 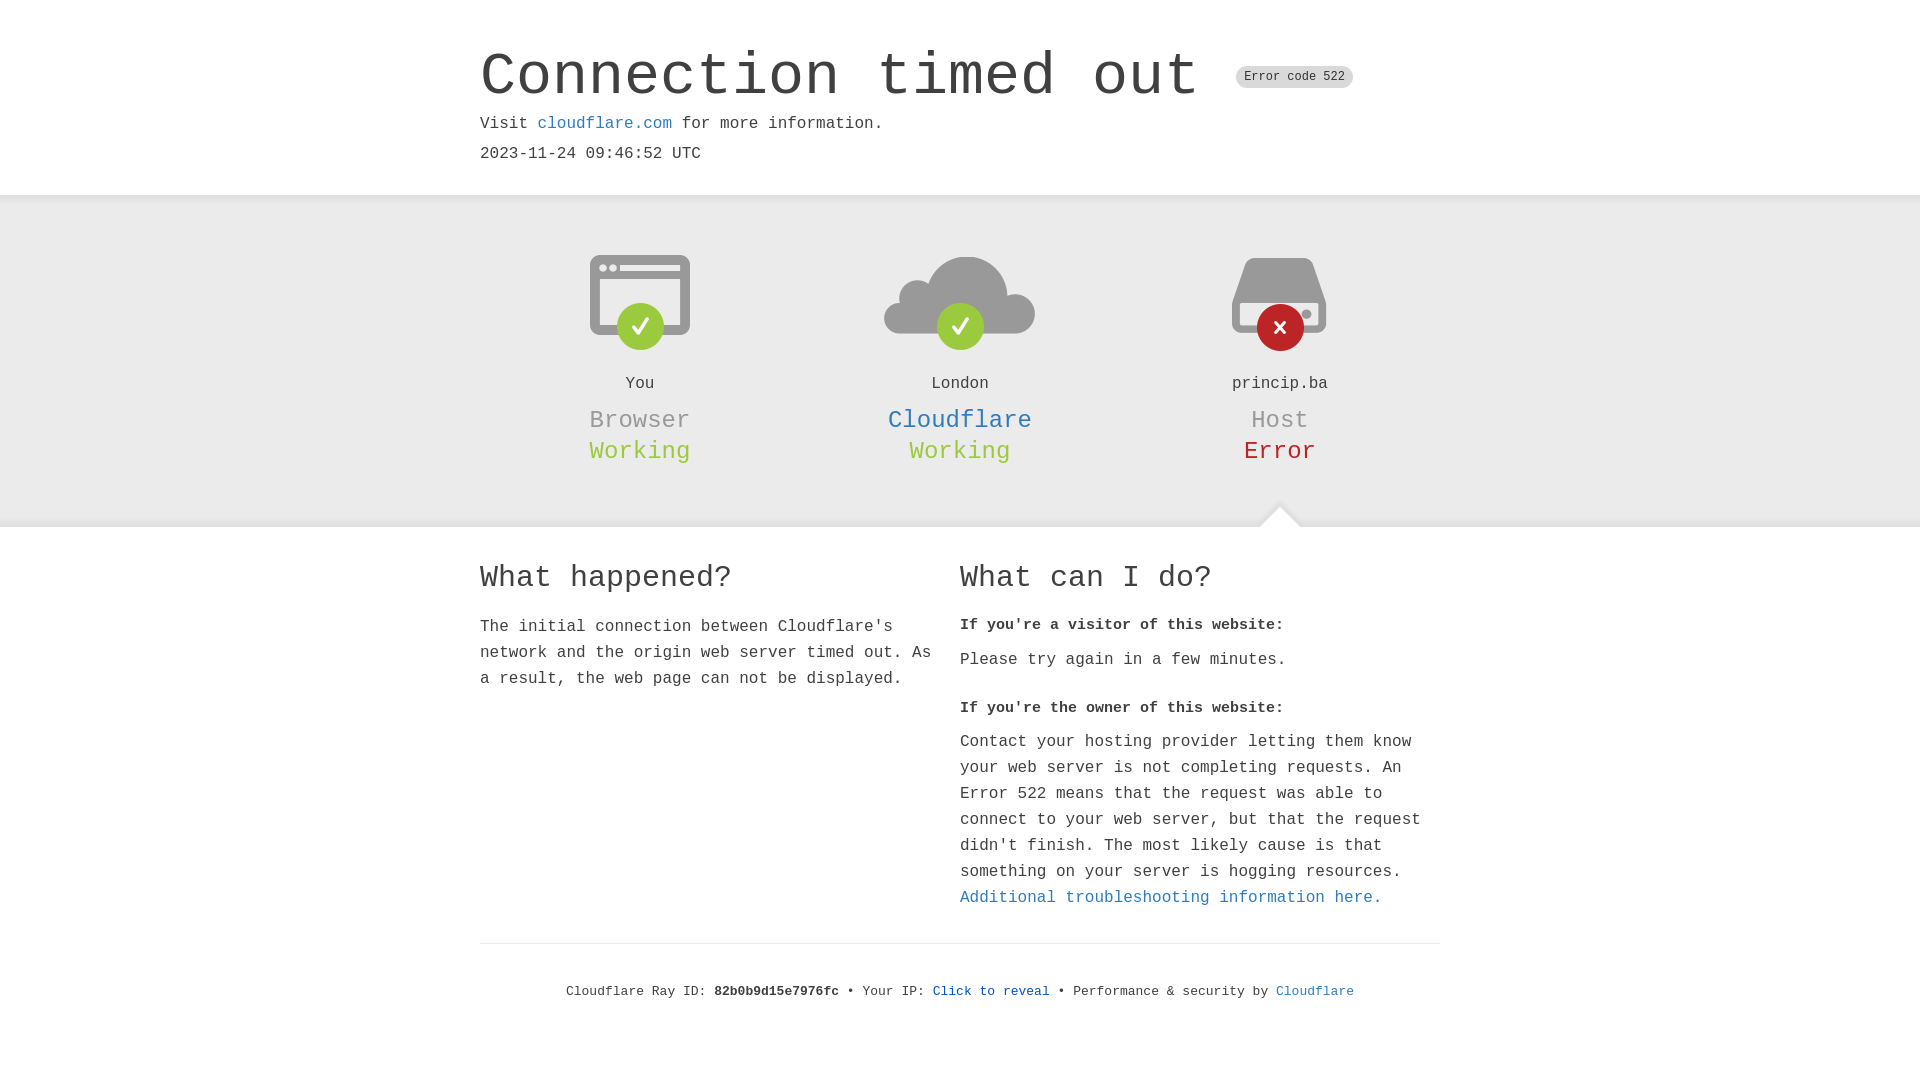 I want to click on 'Click to reveal', so click(x=991, y=991).